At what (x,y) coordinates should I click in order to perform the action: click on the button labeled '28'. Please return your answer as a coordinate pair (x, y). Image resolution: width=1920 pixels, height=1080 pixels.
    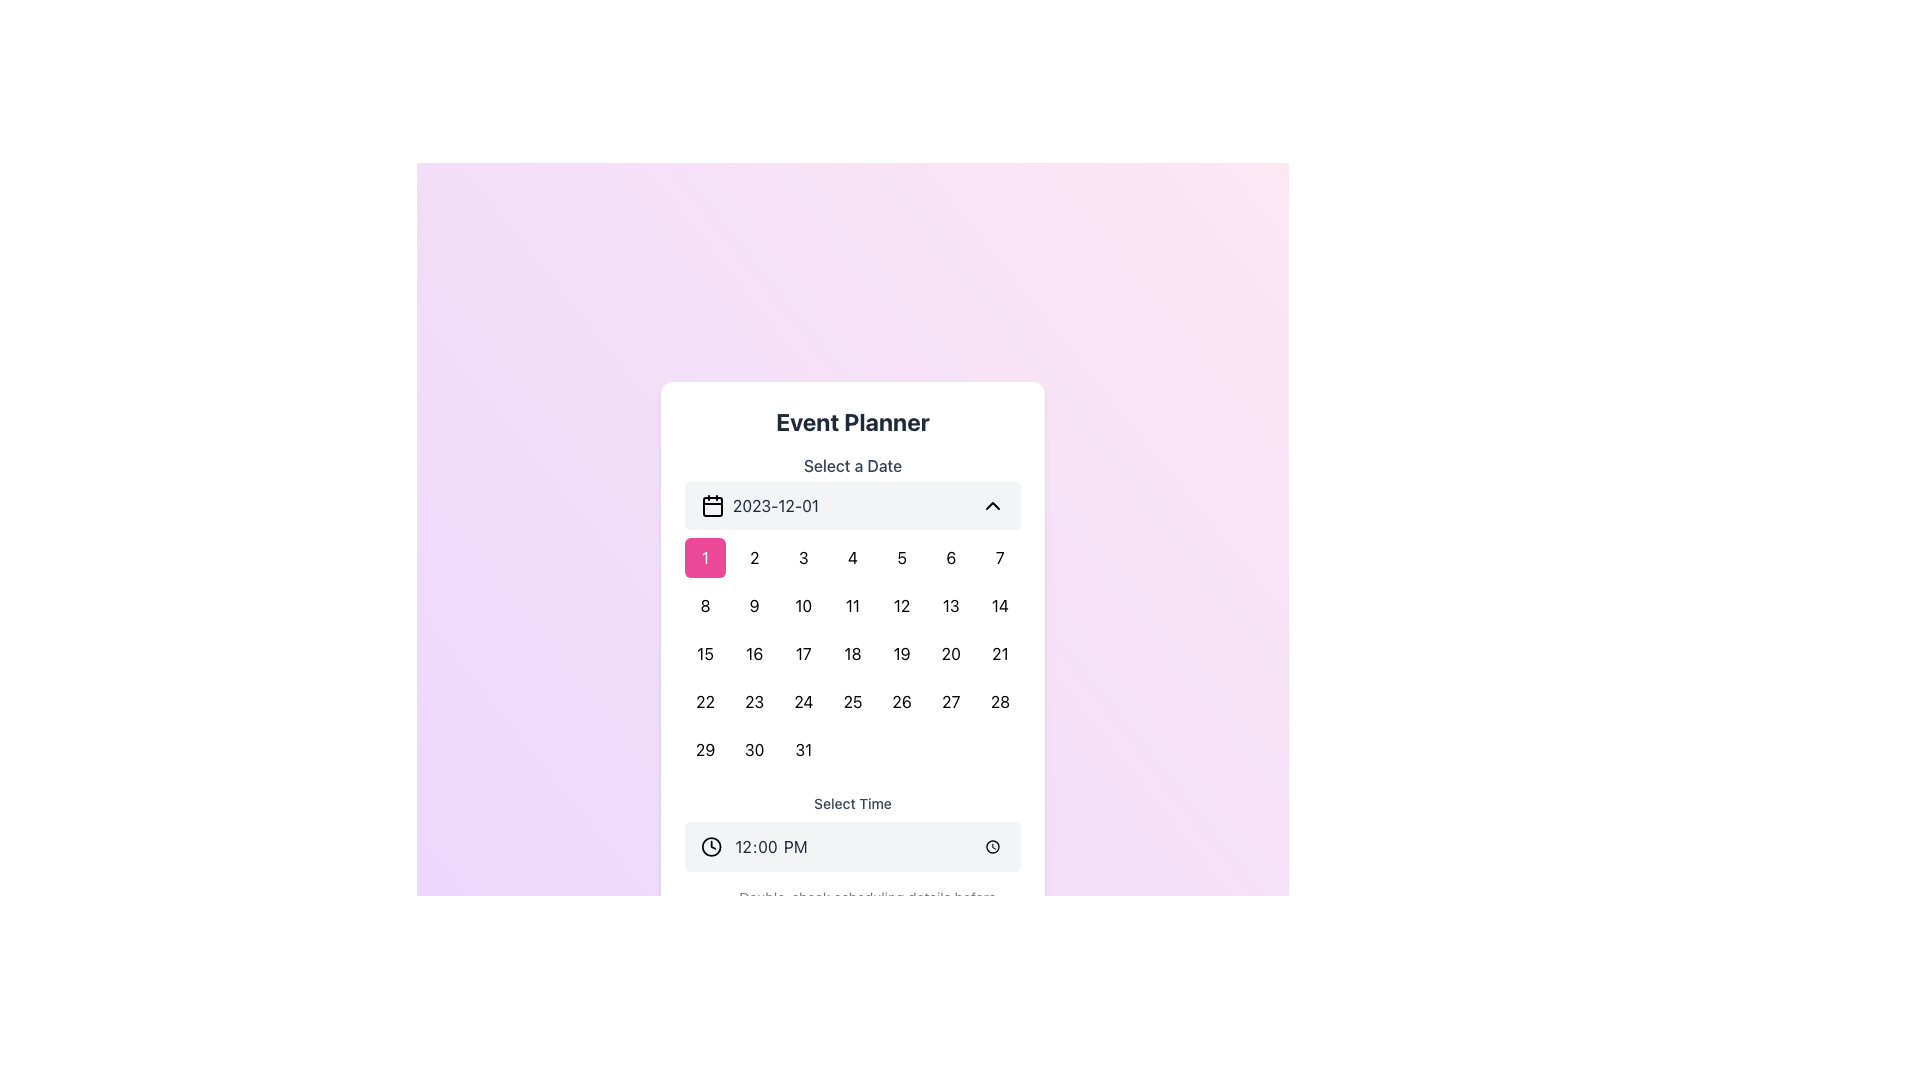
    Looking at the image, I should click on (1000, 701).